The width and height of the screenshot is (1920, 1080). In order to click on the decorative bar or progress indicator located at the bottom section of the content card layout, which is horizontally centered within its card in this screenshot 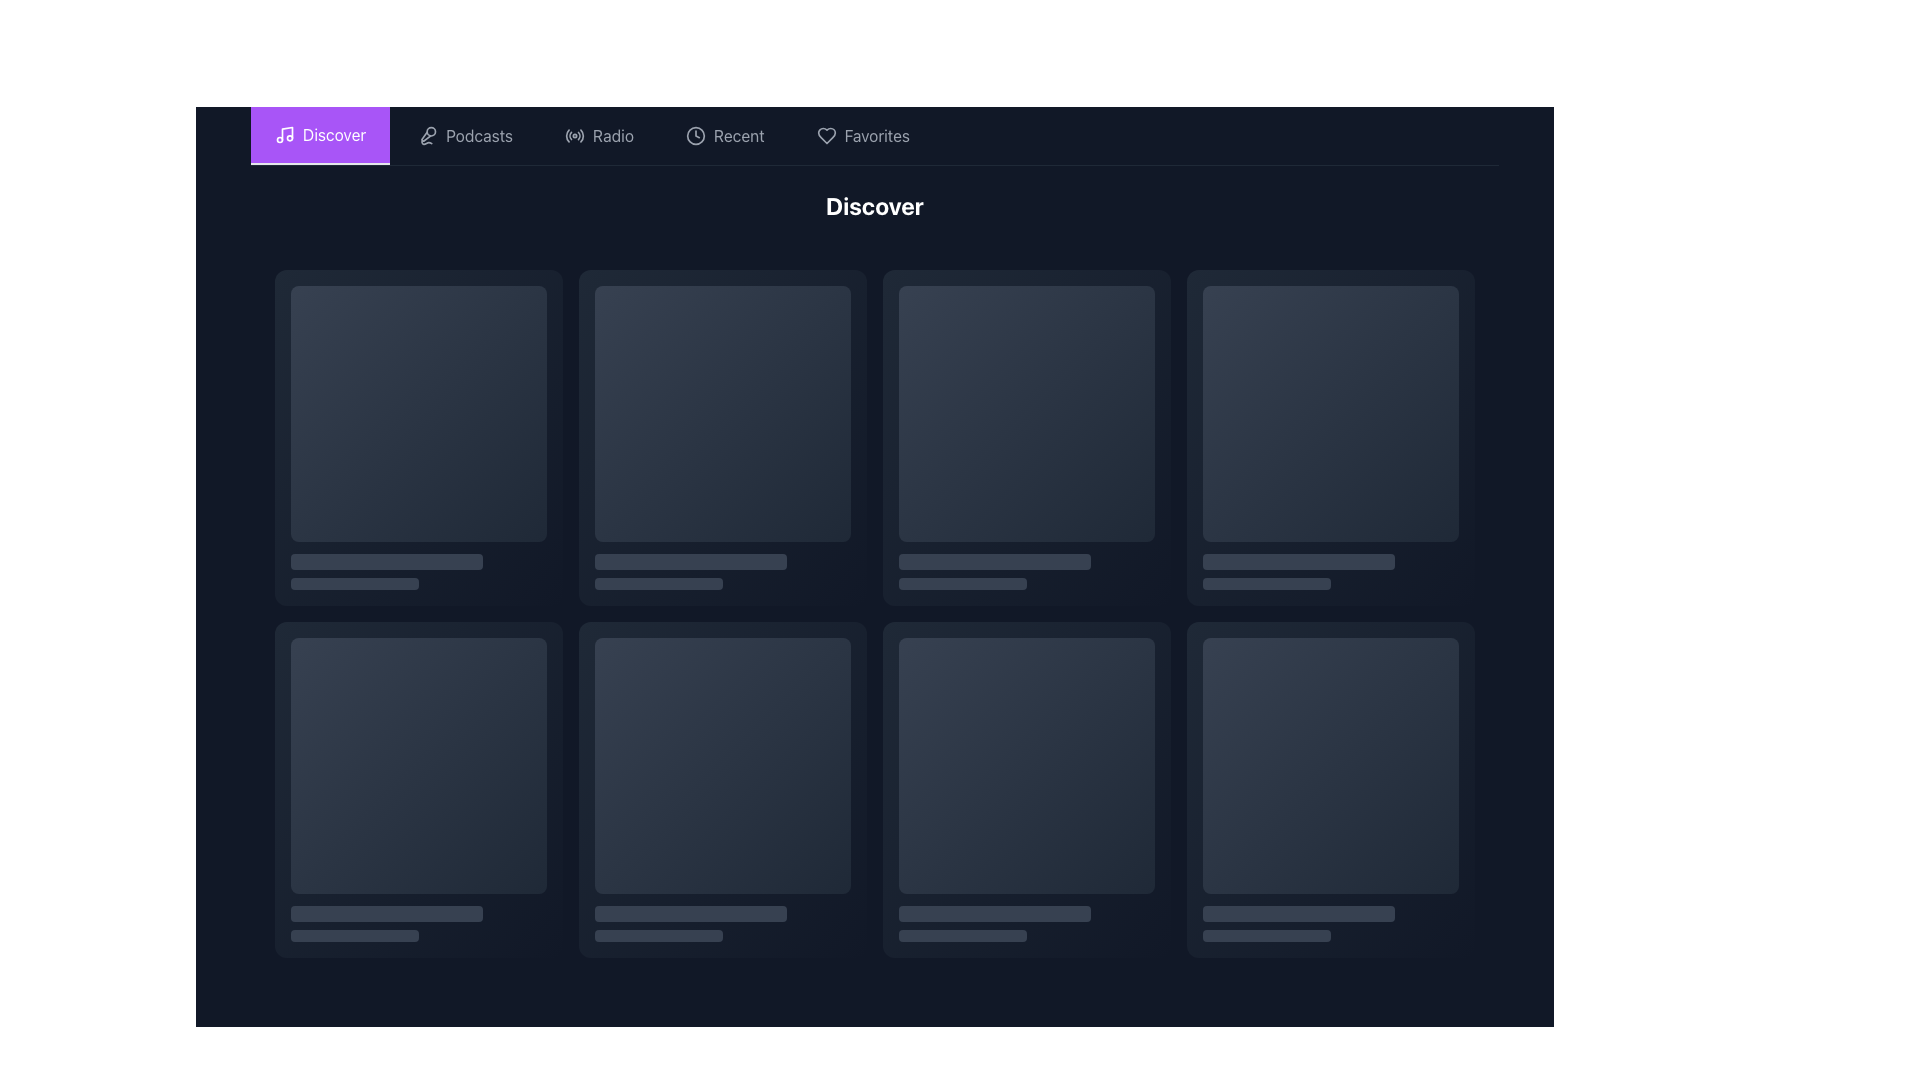, I will do `click(963, 936)`.